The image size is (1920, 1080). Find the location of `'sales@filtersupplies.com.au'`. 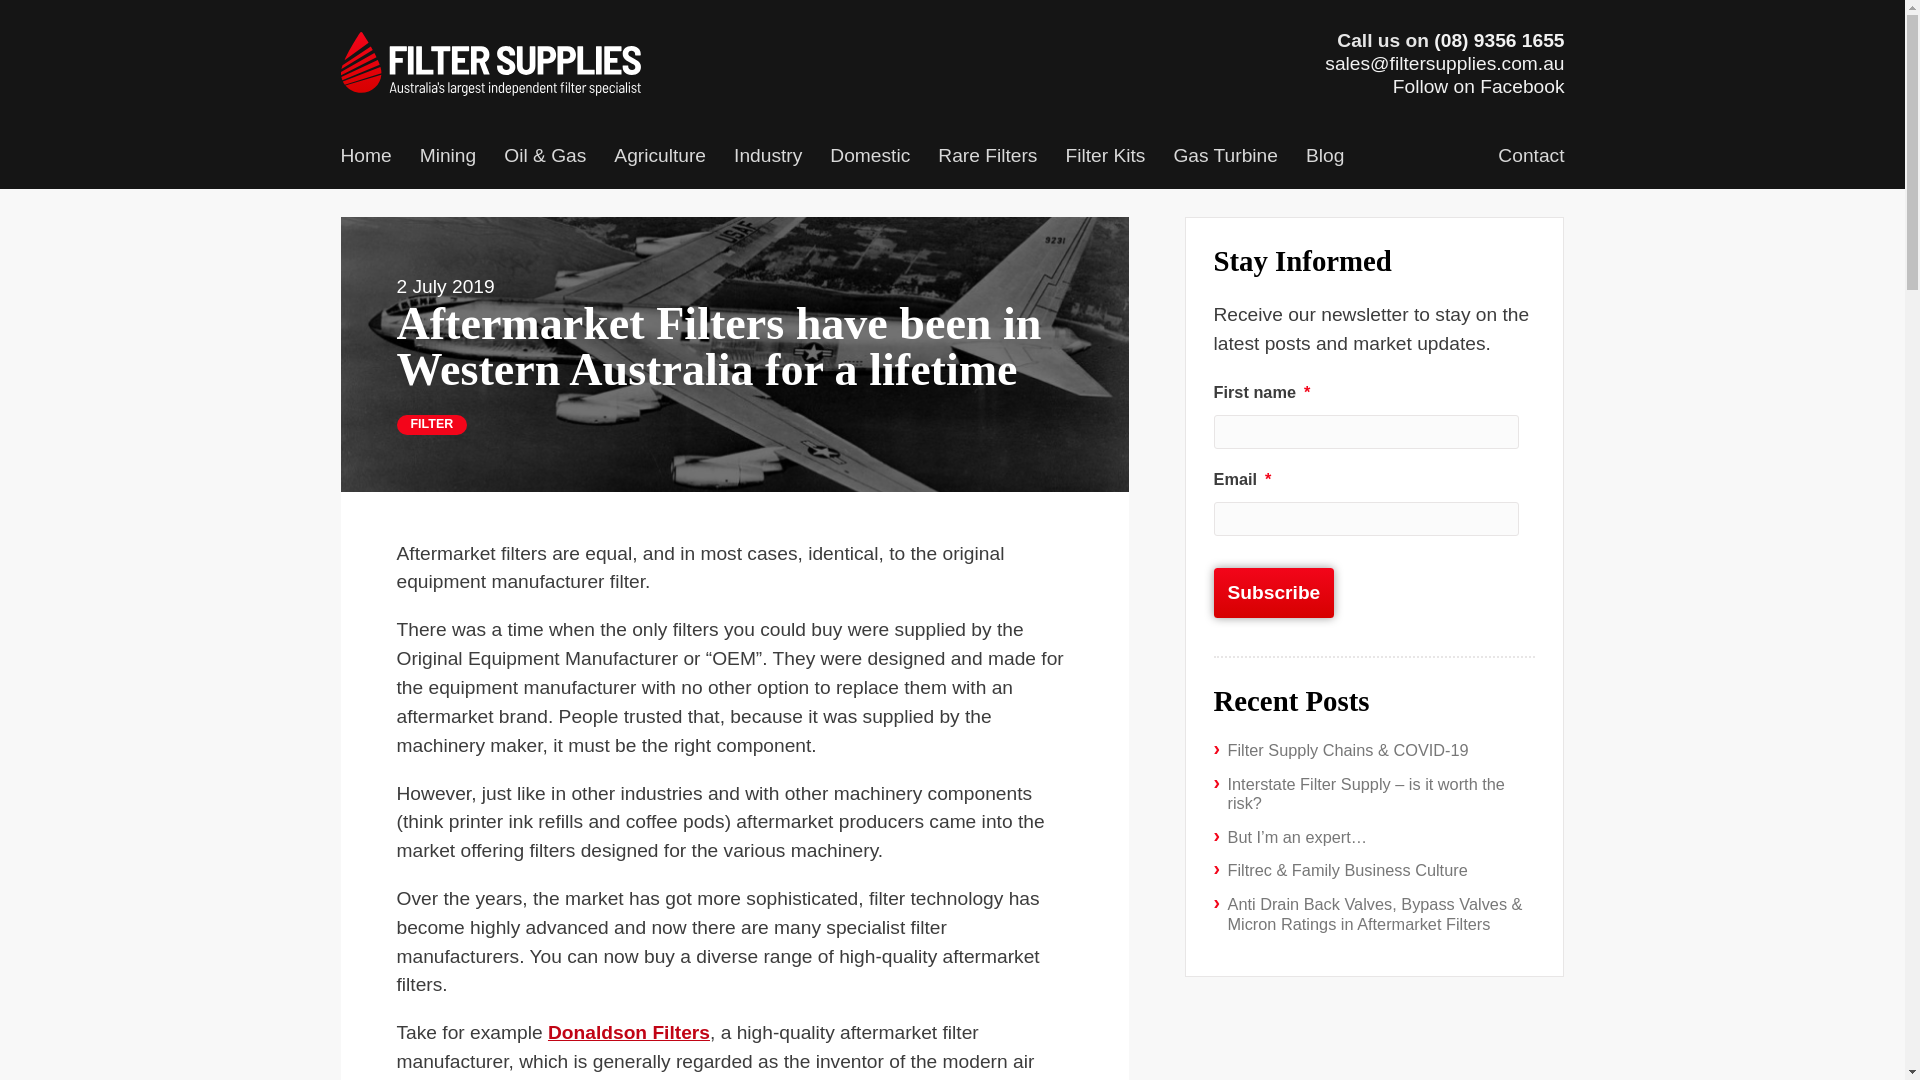

'sales@filtersupplies.com.au' is located at coordinates (1324, 62).